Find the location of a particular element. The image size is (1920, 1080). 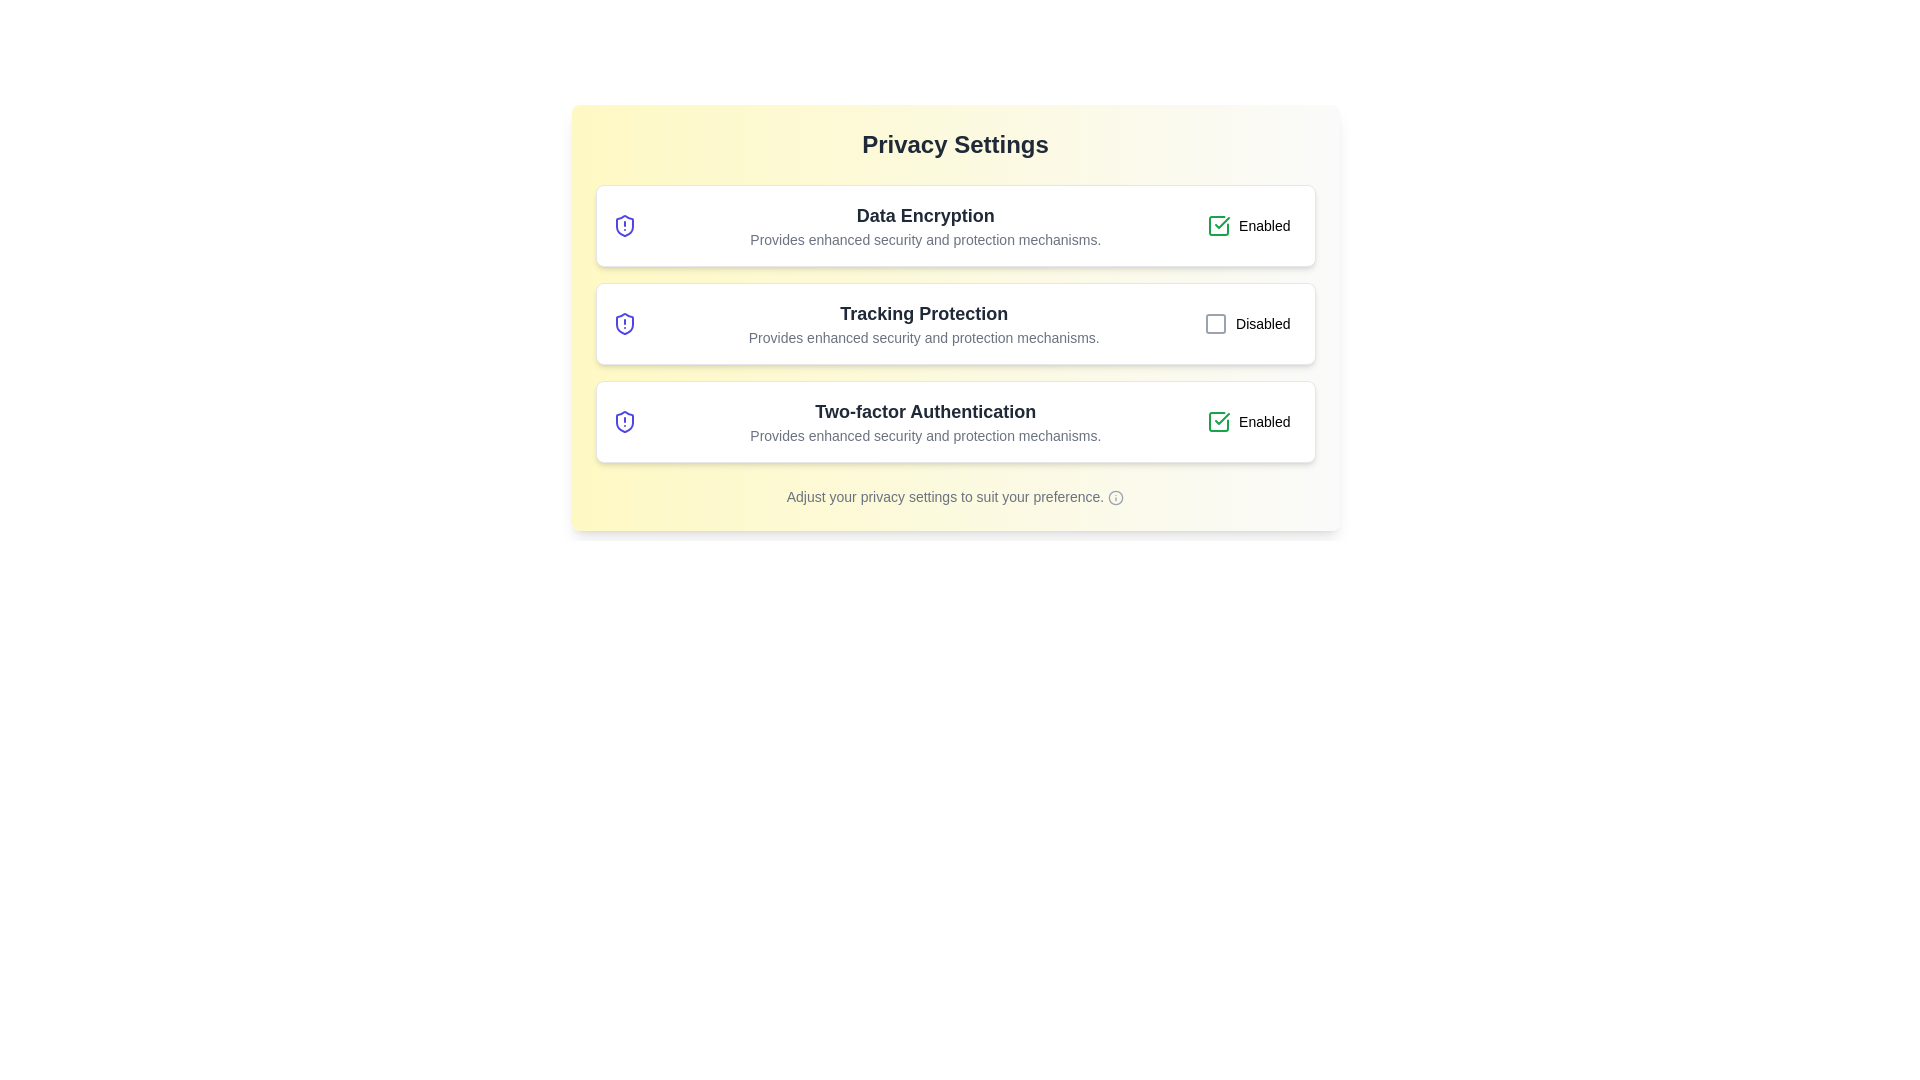

the descriptive text that reads 'Provides enhanced security and protection mechanisms.' located within the 'Tracking Protection' card UI is located at coordinates (923, 337).